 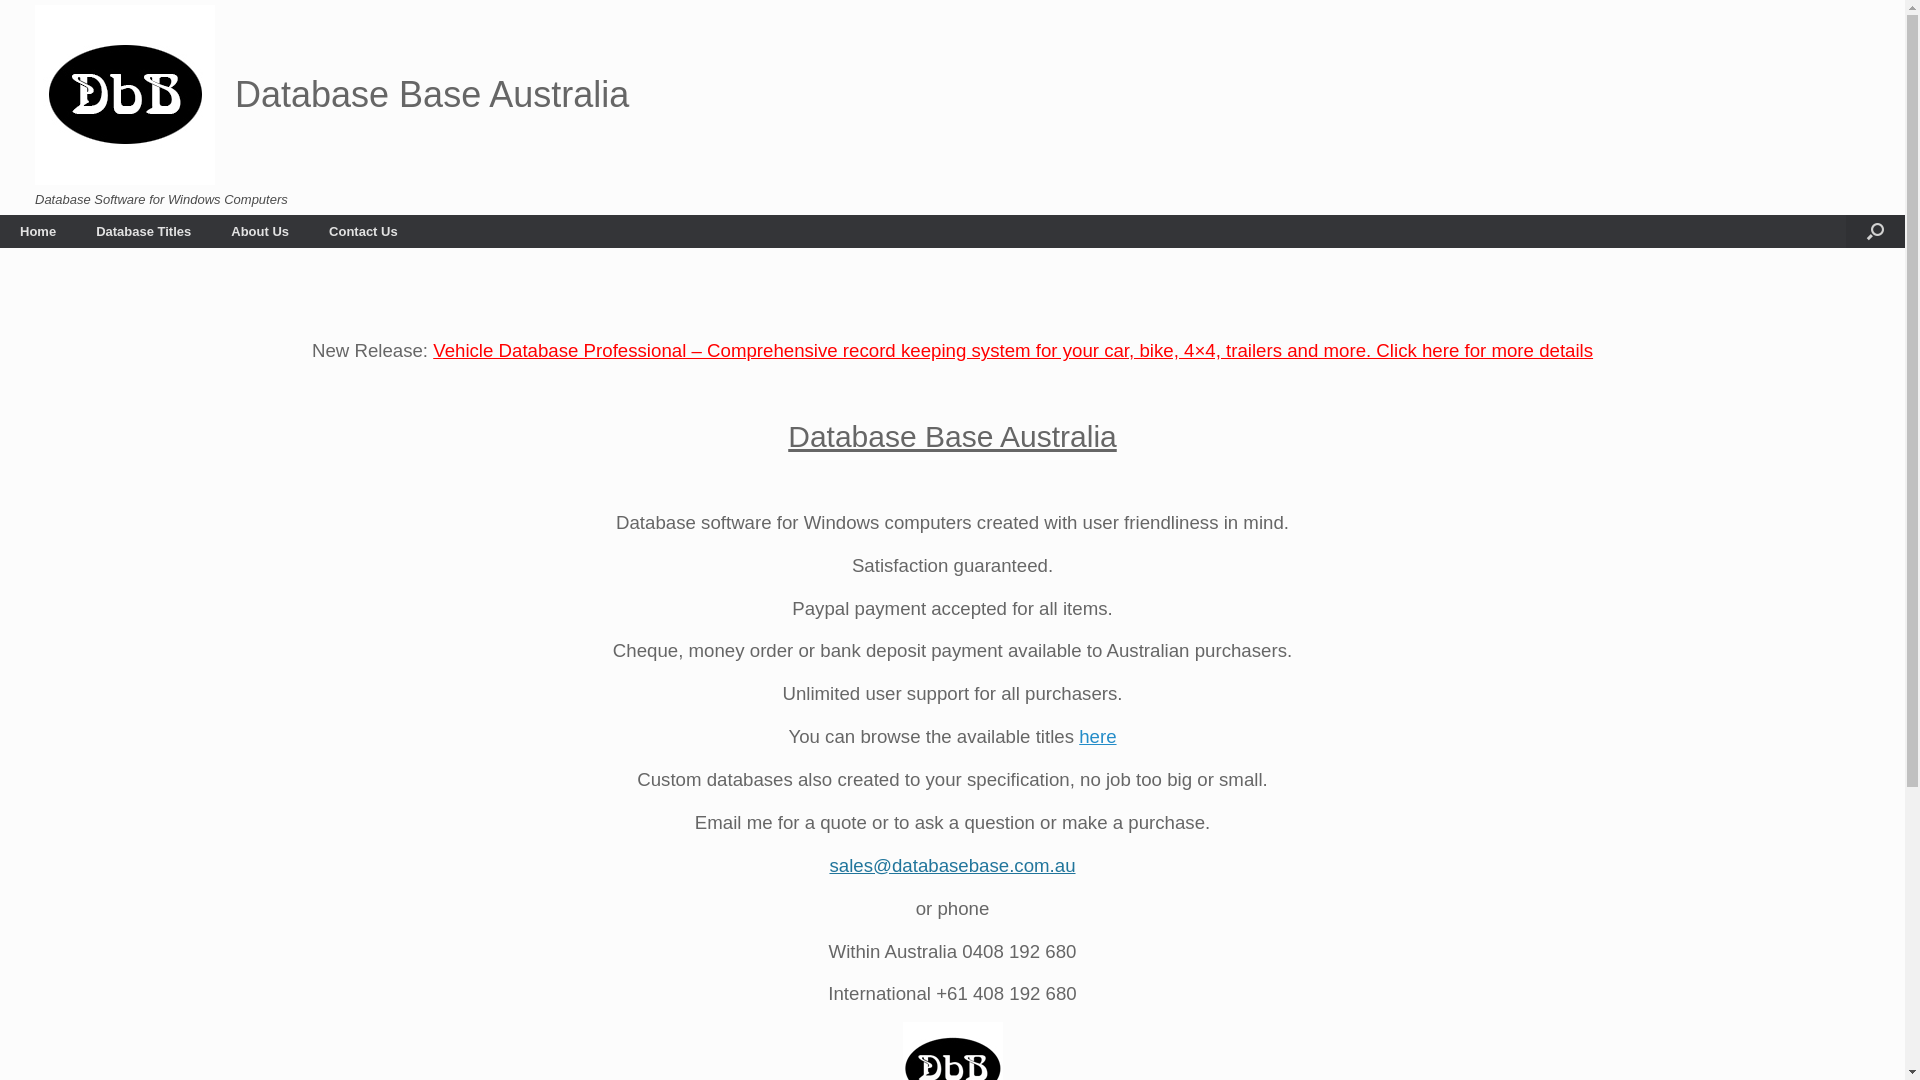 I want to click on 'here', so click(x=1078, y=736).